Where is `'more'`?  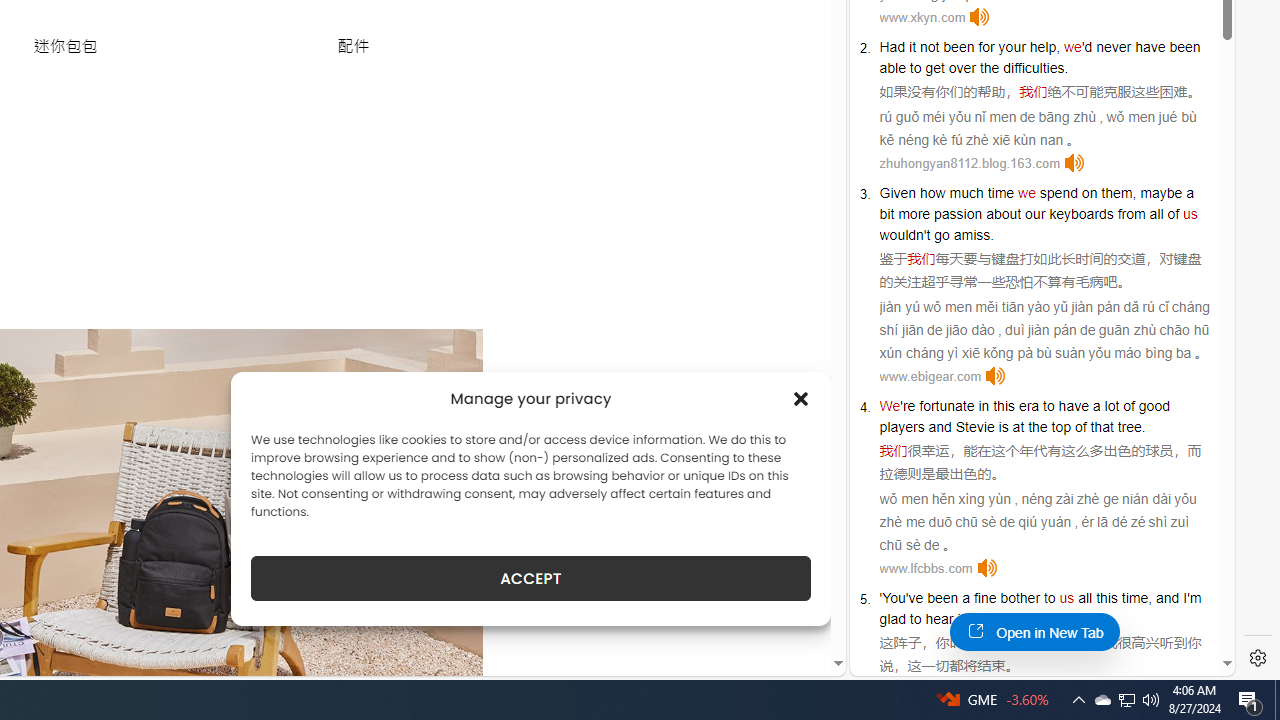
'more' is located at coordinates (913, 213).